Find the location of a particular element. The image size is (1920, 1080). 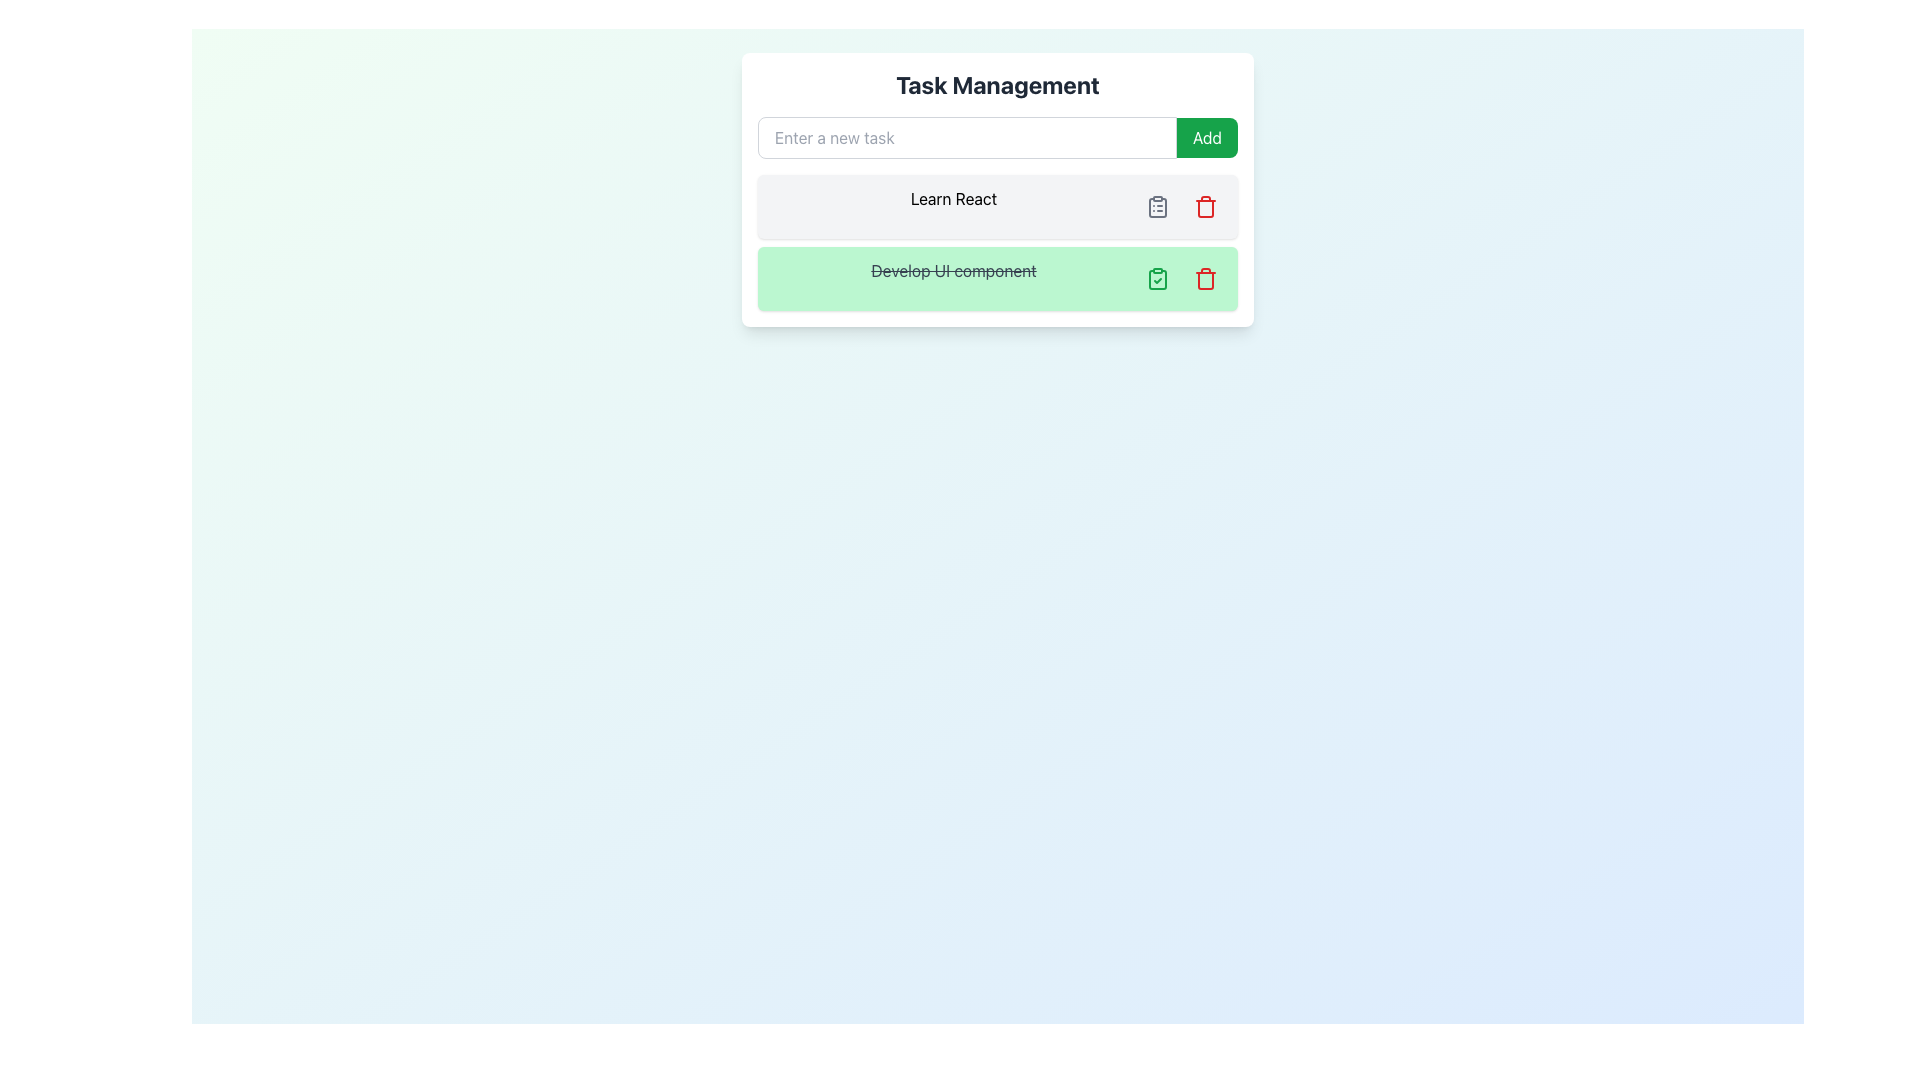

the circular red button with a trash bin icon is located at coordinates (1204, 207).